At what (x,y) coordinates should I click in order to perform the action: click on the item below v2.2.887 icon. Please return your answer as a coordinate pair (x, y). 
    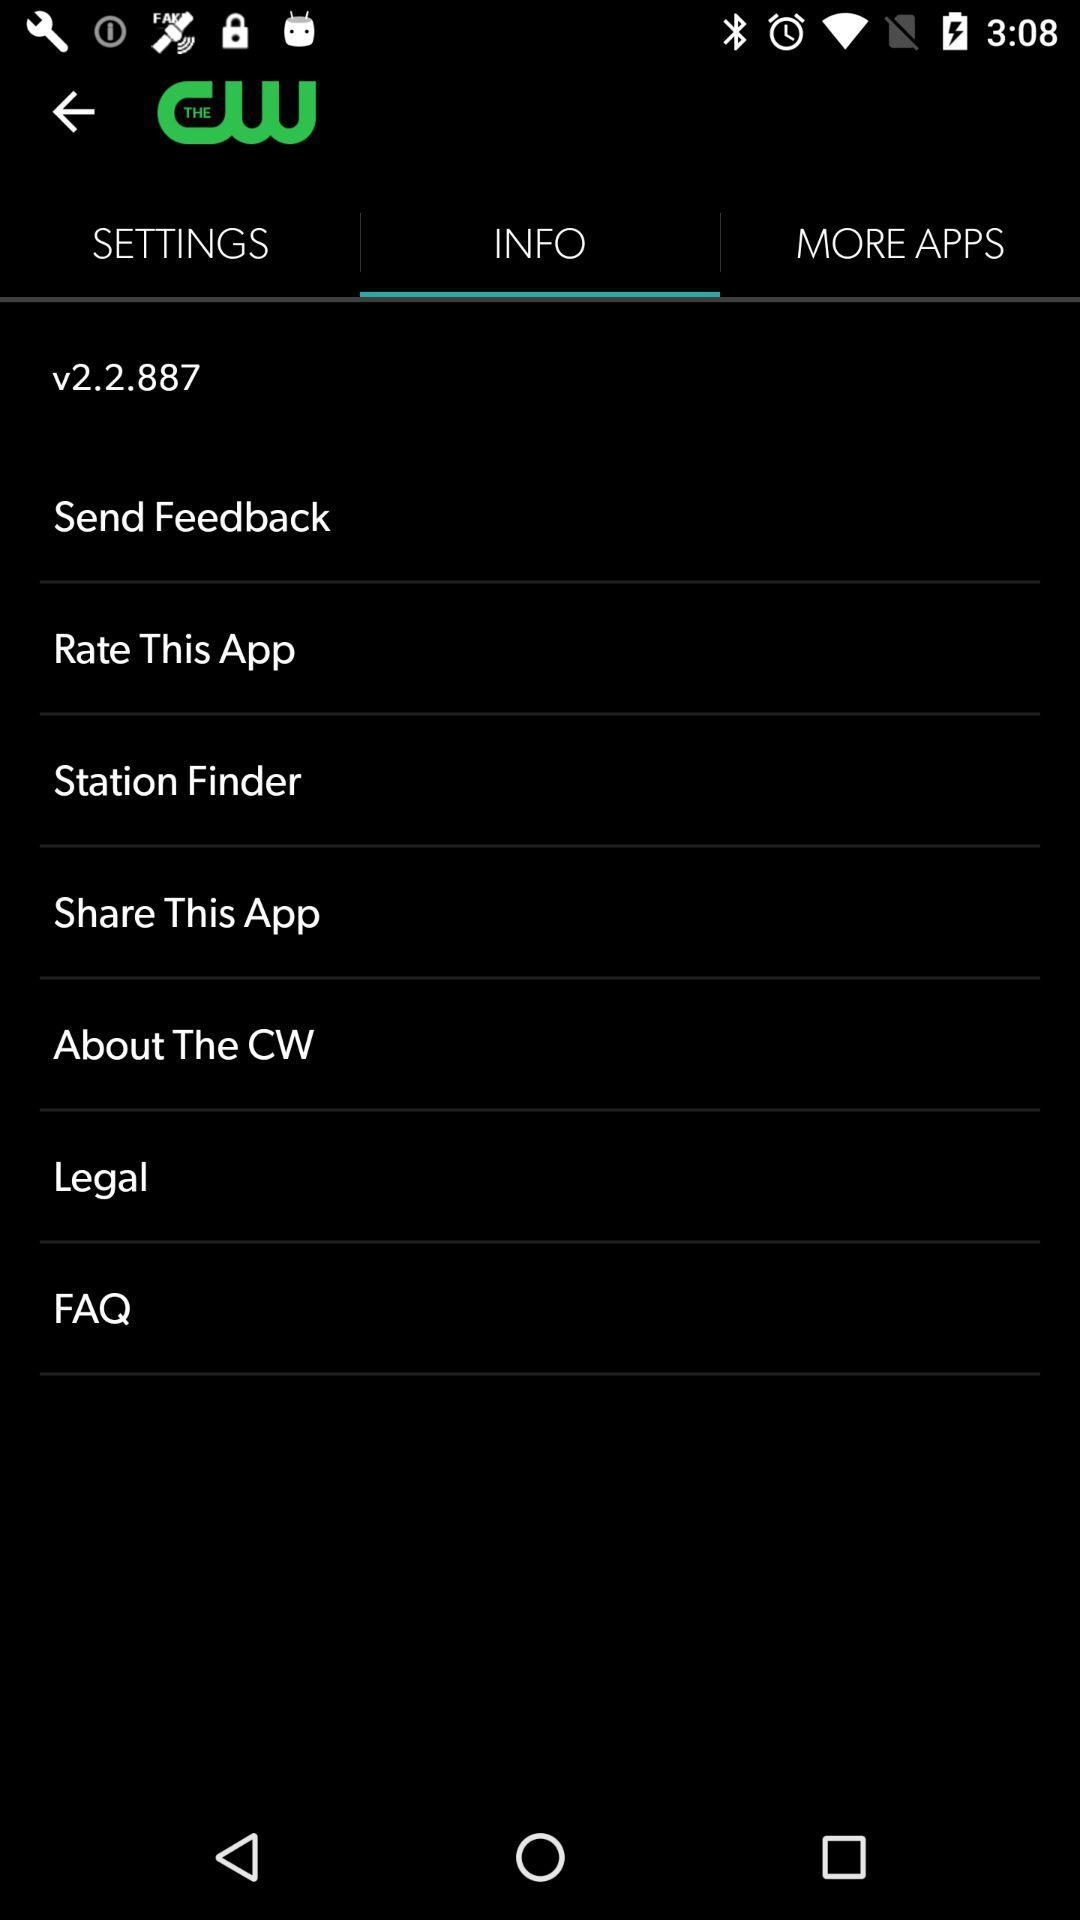
    Looking at the image, I should click on (540, 516).